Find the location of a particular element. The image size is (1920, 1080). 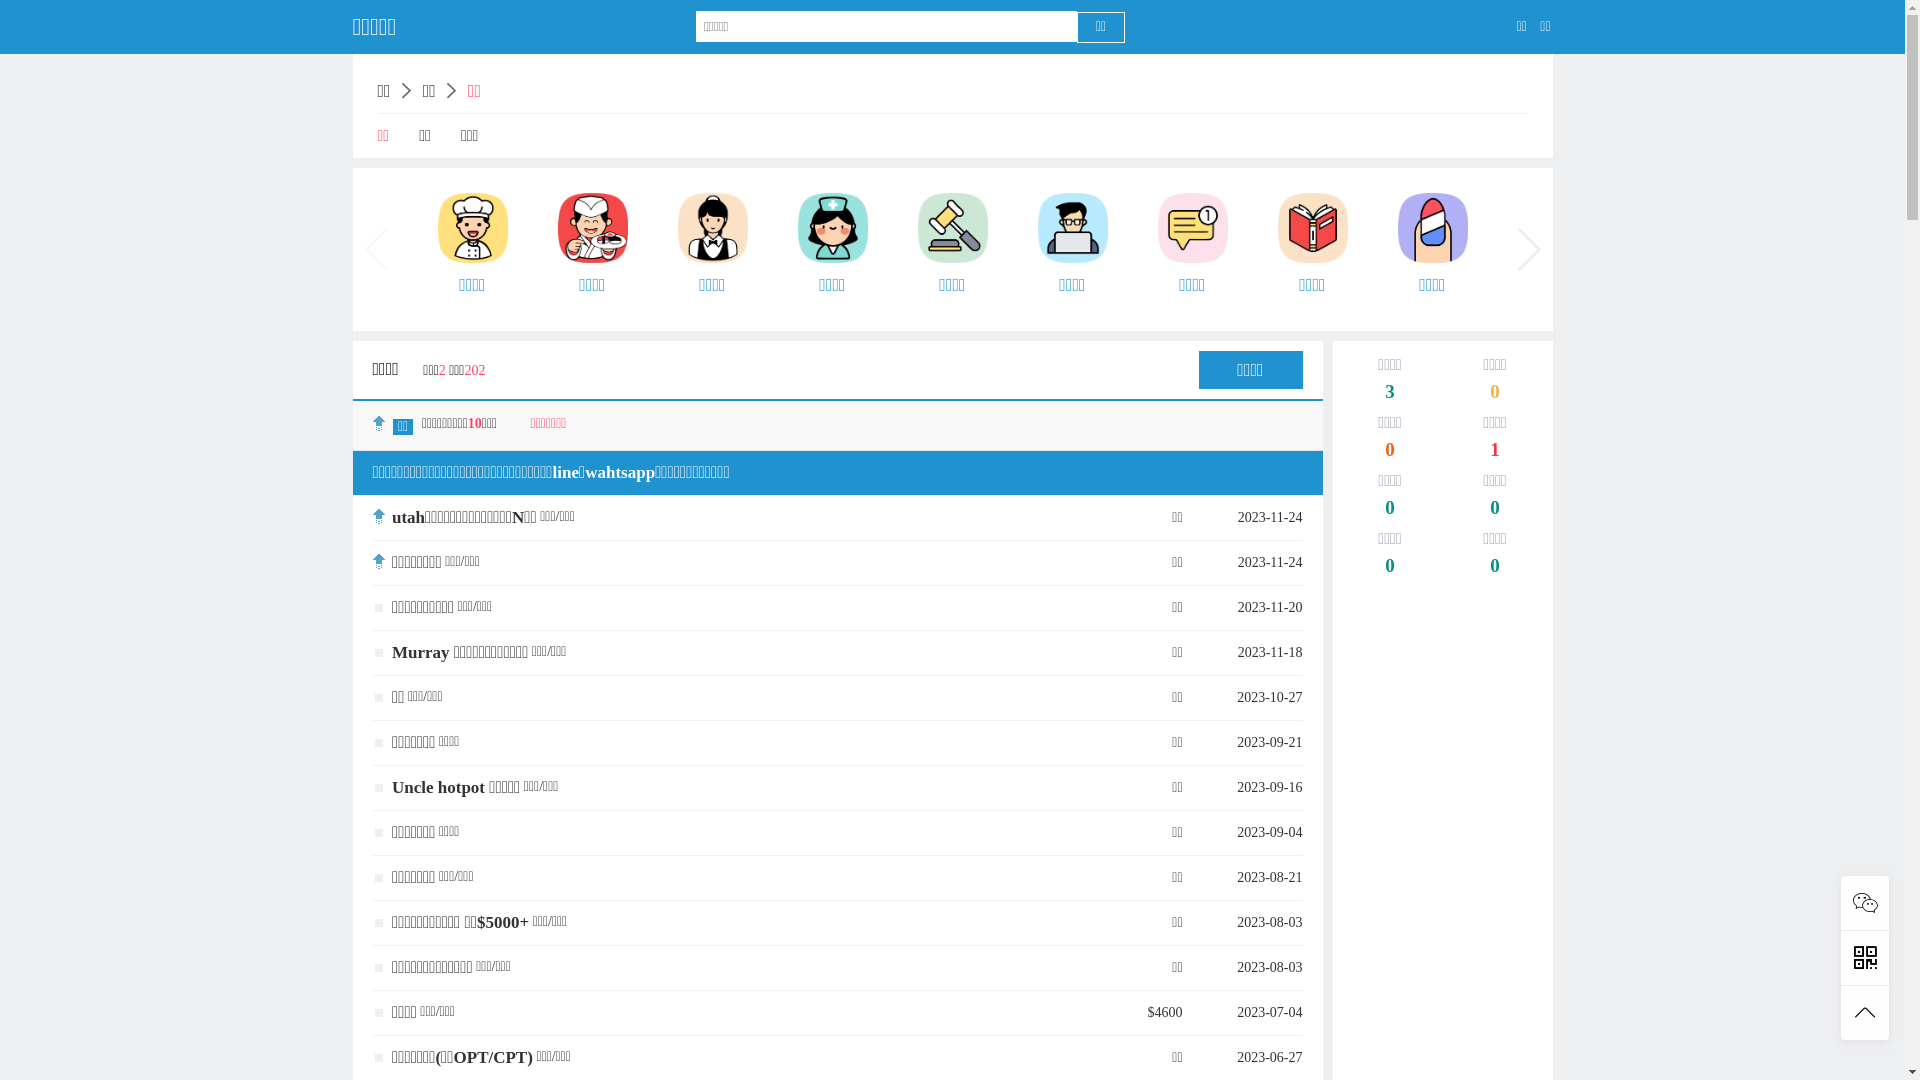

'1' is located at coordinates (1494, 451).